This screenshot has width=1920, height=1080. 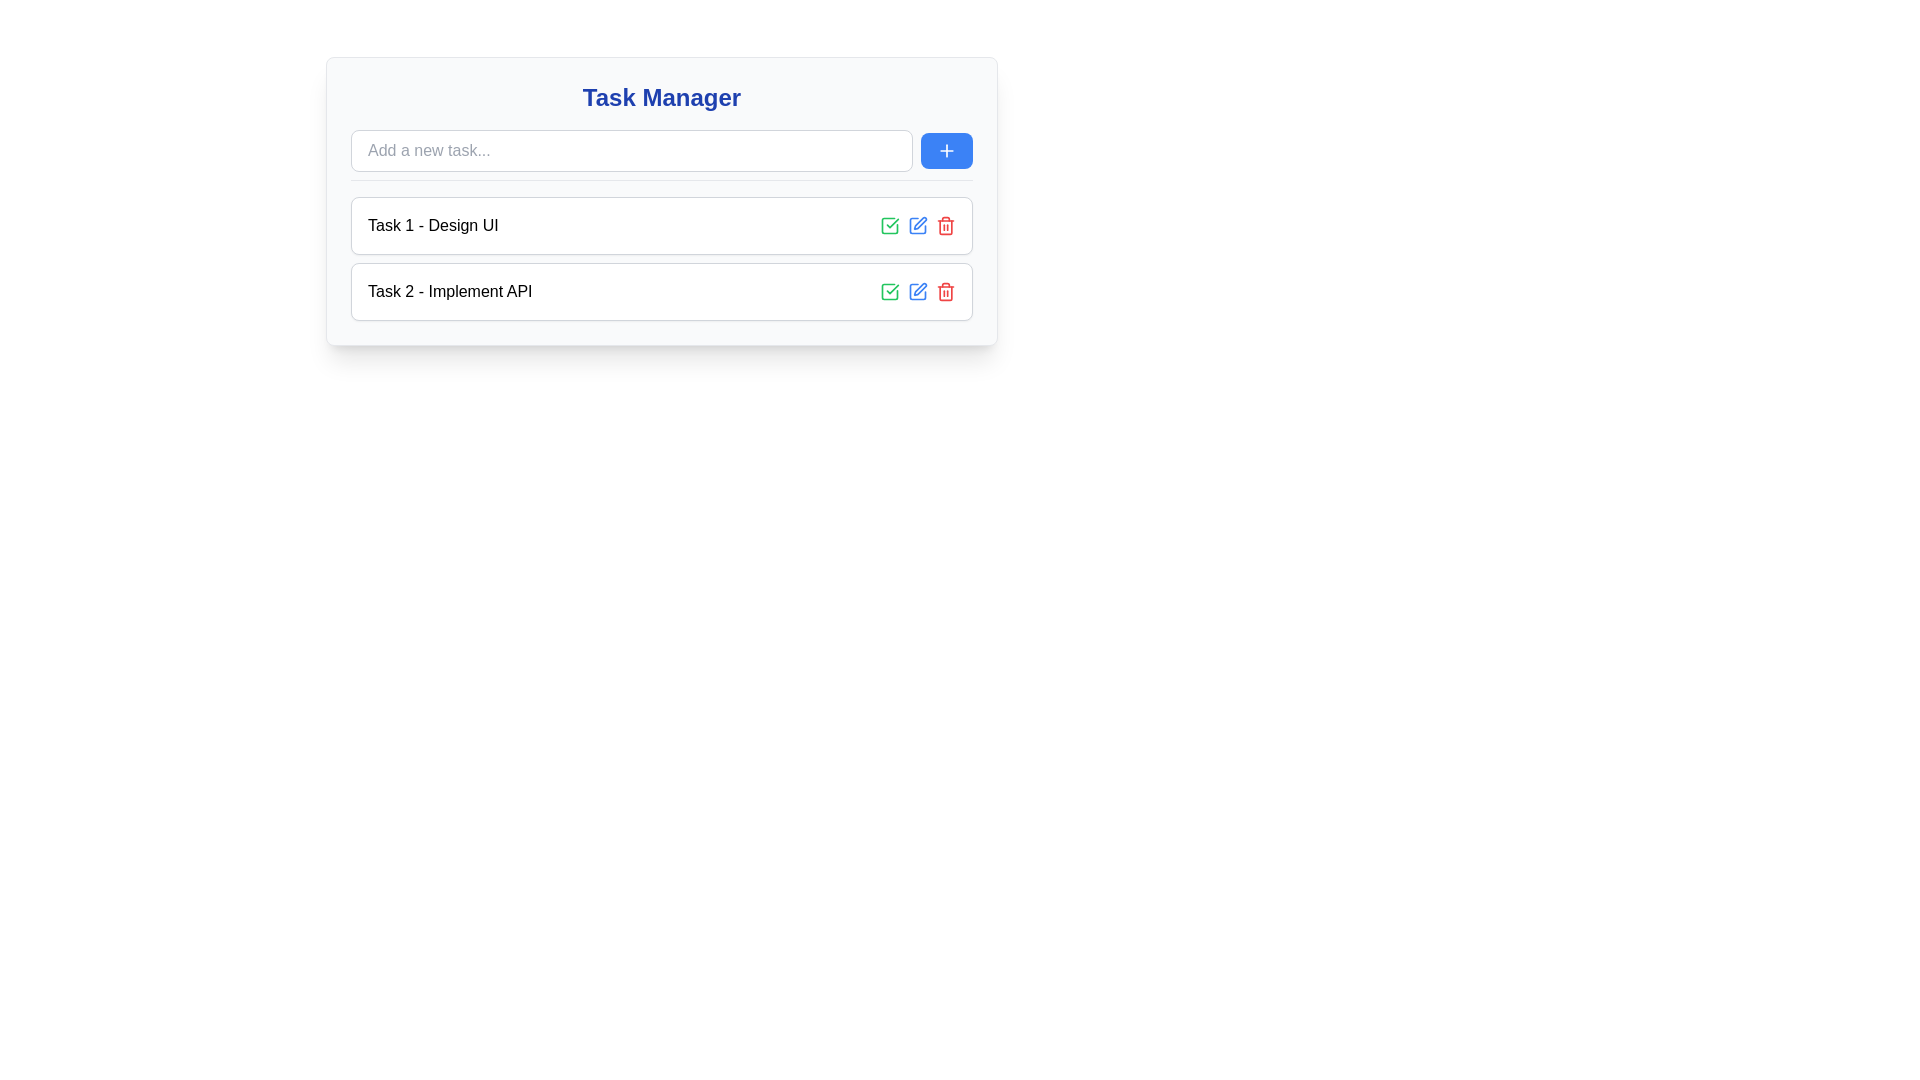 I want to click on description of the task label 'Task 1 - Design UI' located at the top of the task list in the task management interface, so click(x=432, y=225).